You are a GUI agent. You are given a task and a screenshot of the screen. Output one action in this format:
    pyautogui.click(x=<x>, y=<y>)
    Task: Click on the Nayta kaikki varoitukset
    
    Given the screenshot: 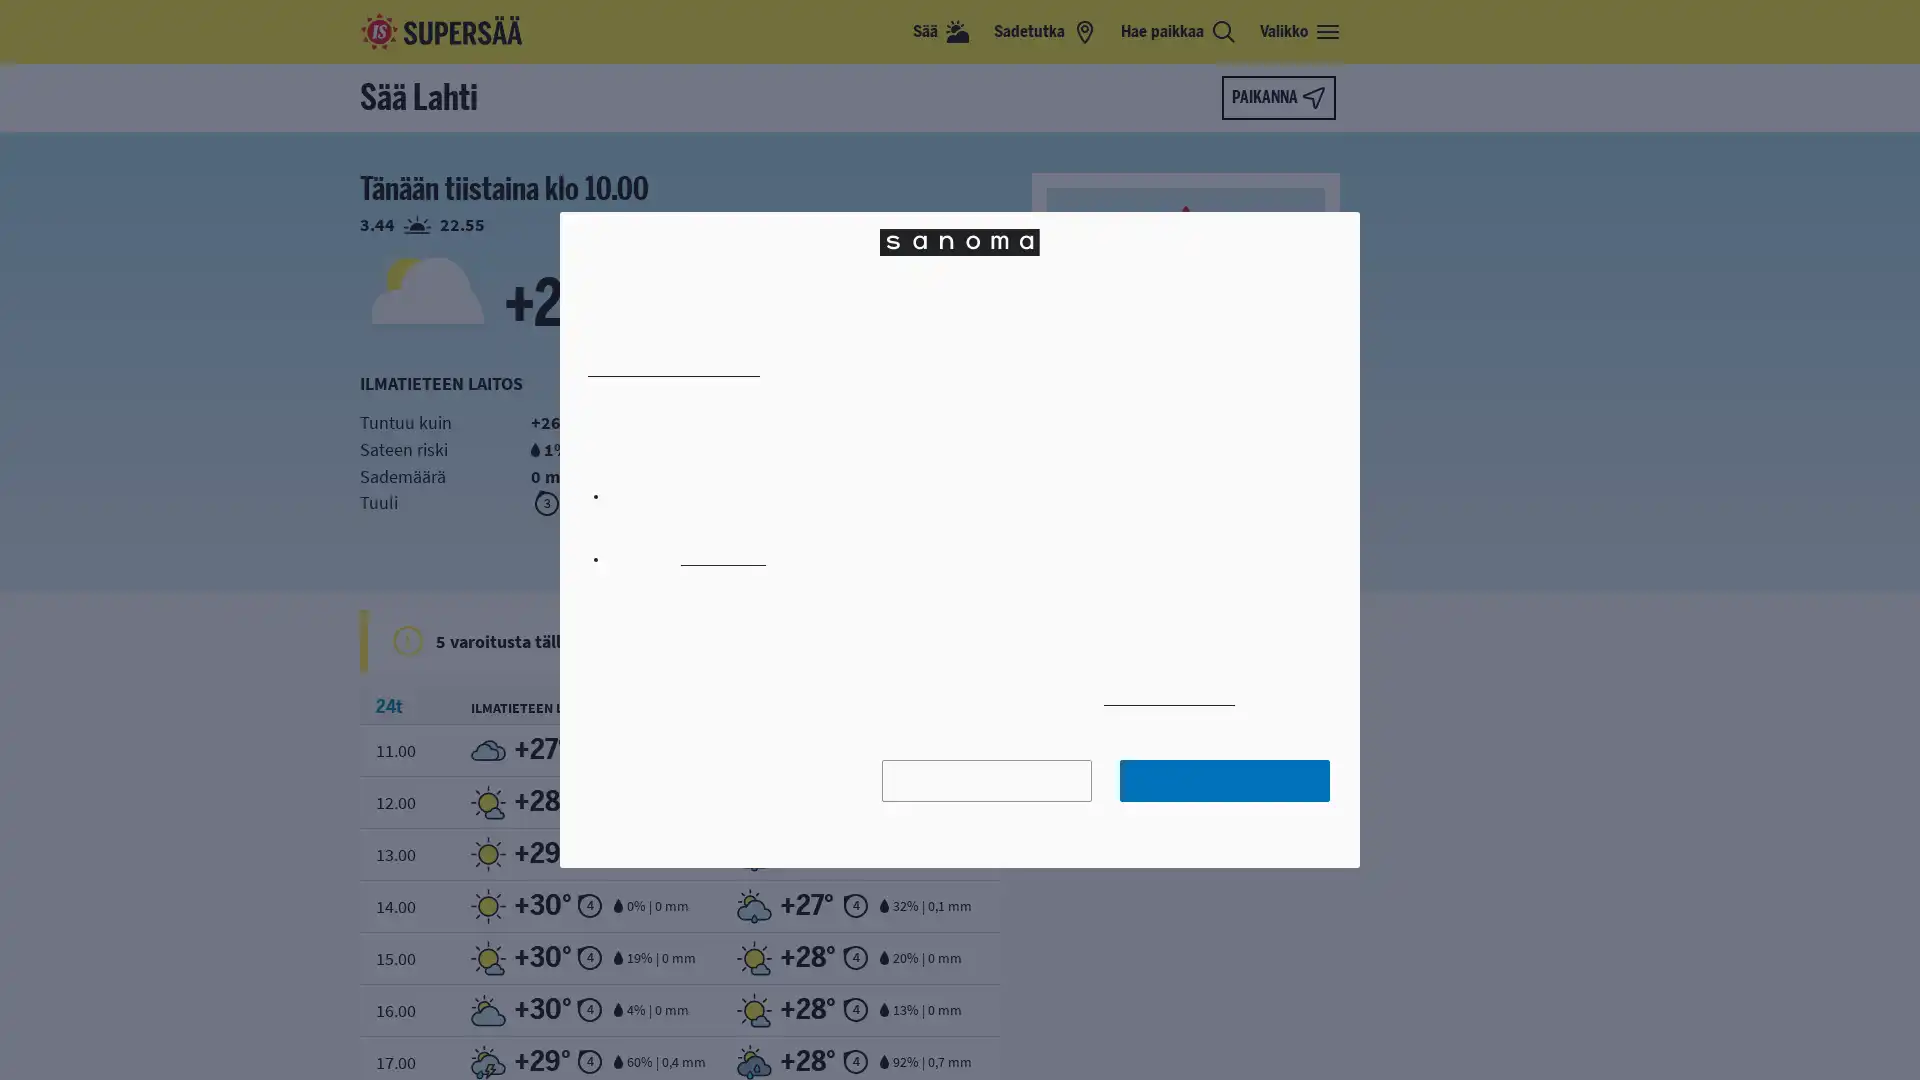 What is the action you would take?
    pyautogui.click(x=974, y=640)
    